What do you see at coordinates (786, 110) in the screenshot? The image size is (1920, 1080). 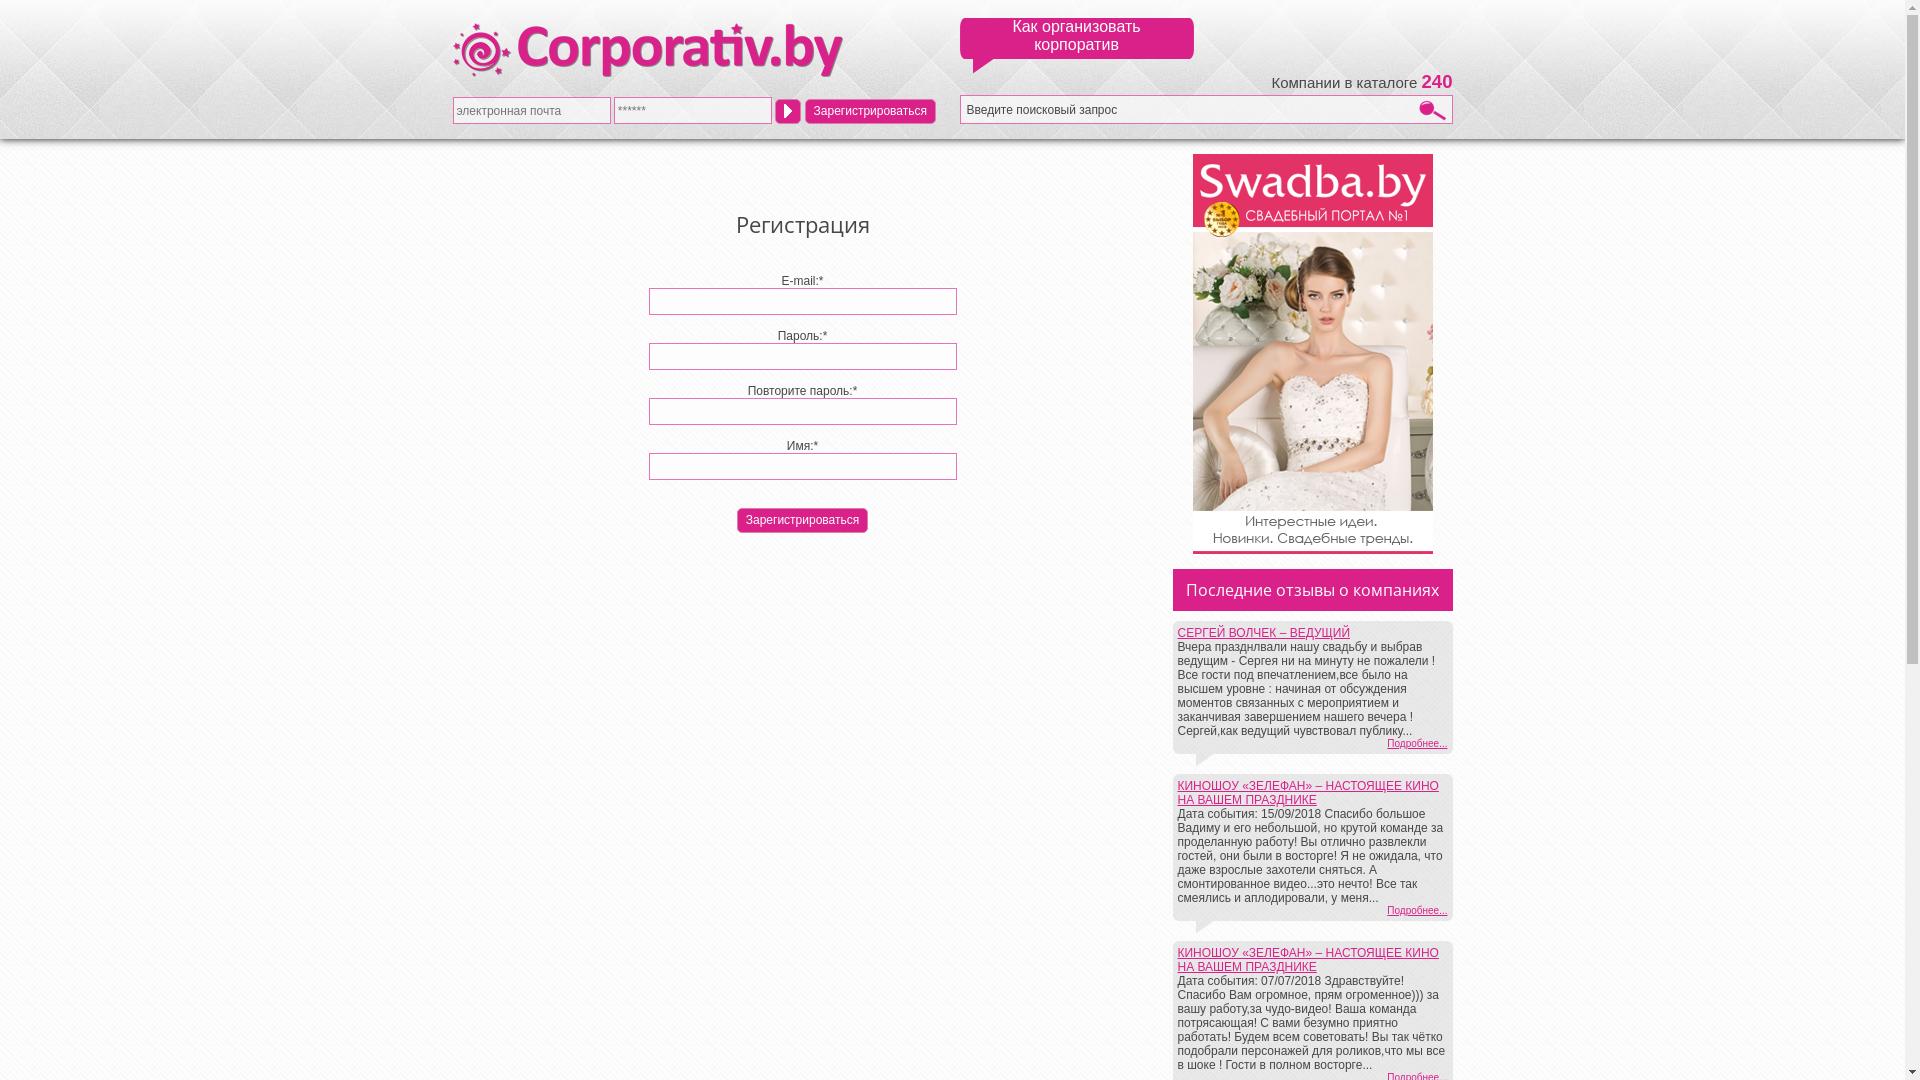 I see `' '` at bounding box center [786, 110].